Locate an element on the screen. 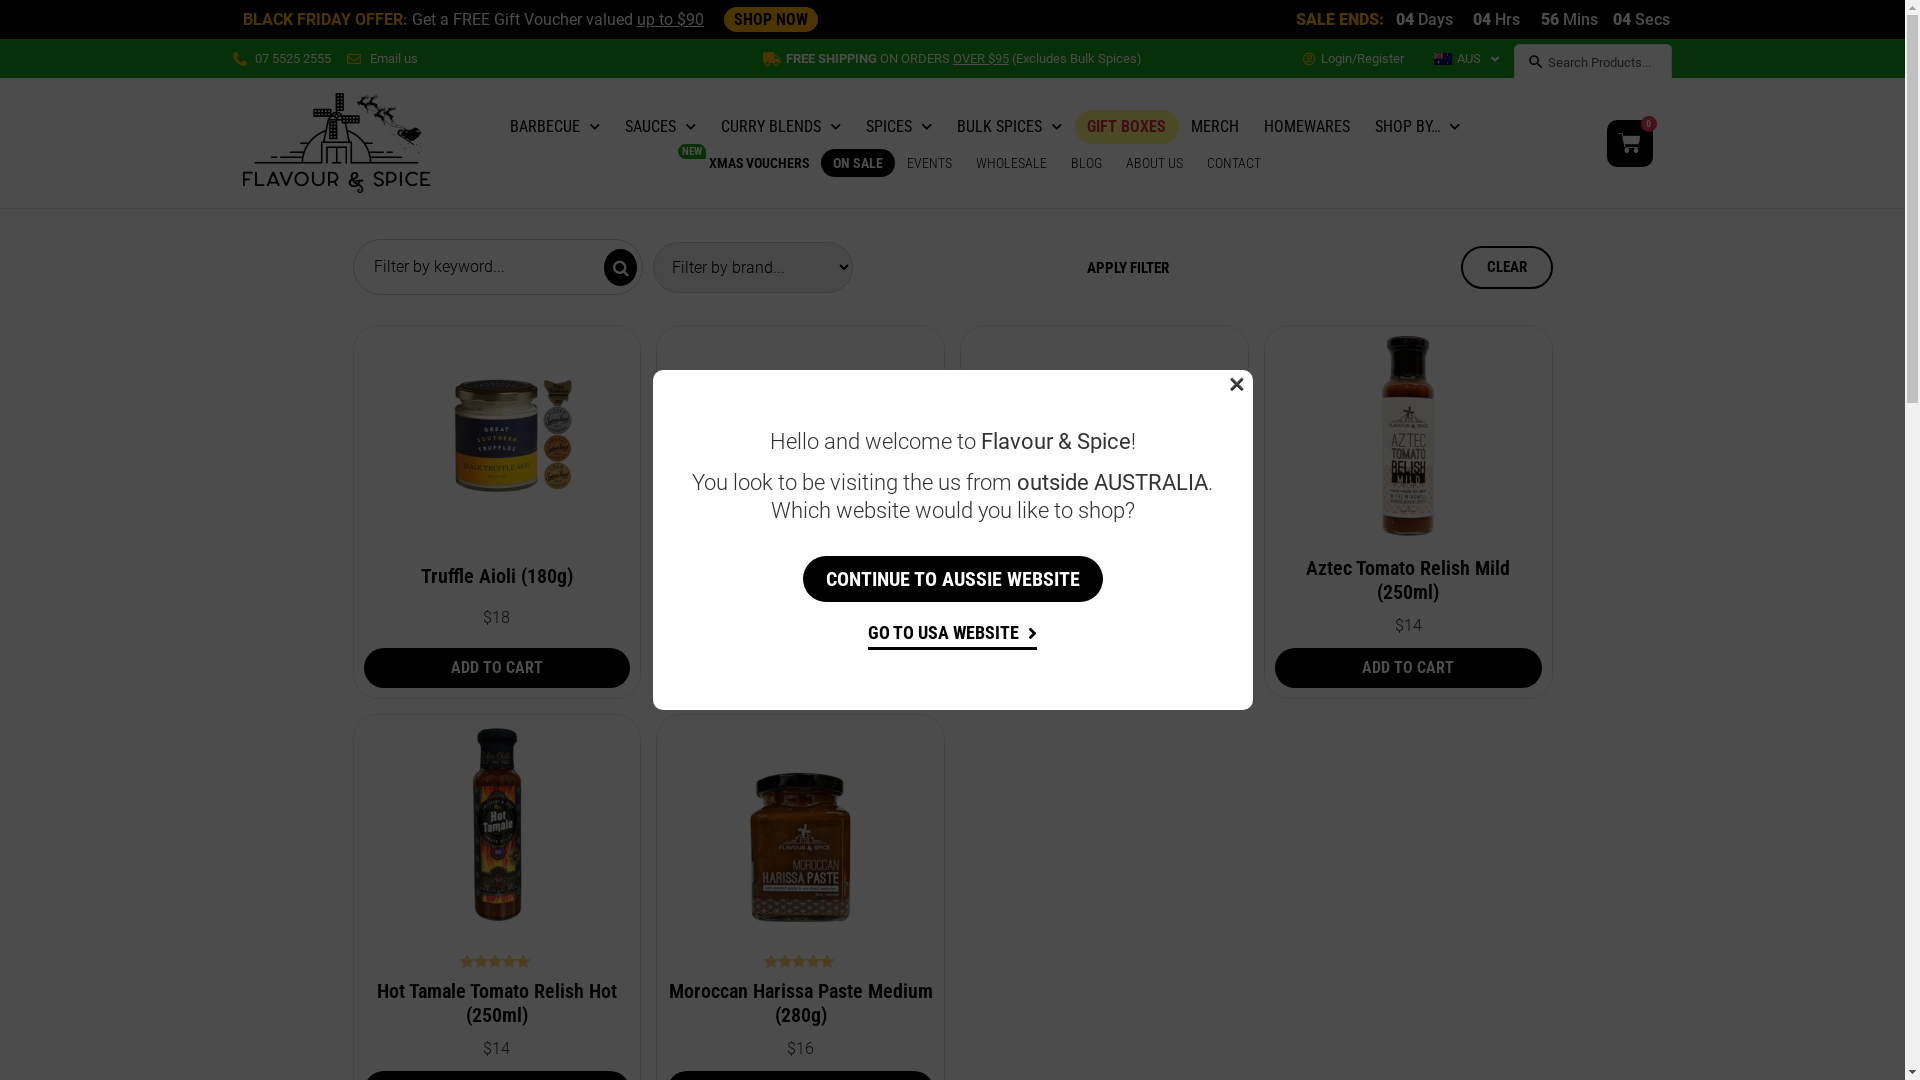 This screenshot has height=1080, width=1920. 'ABOUT US' is located at coordinates (1154, 161).